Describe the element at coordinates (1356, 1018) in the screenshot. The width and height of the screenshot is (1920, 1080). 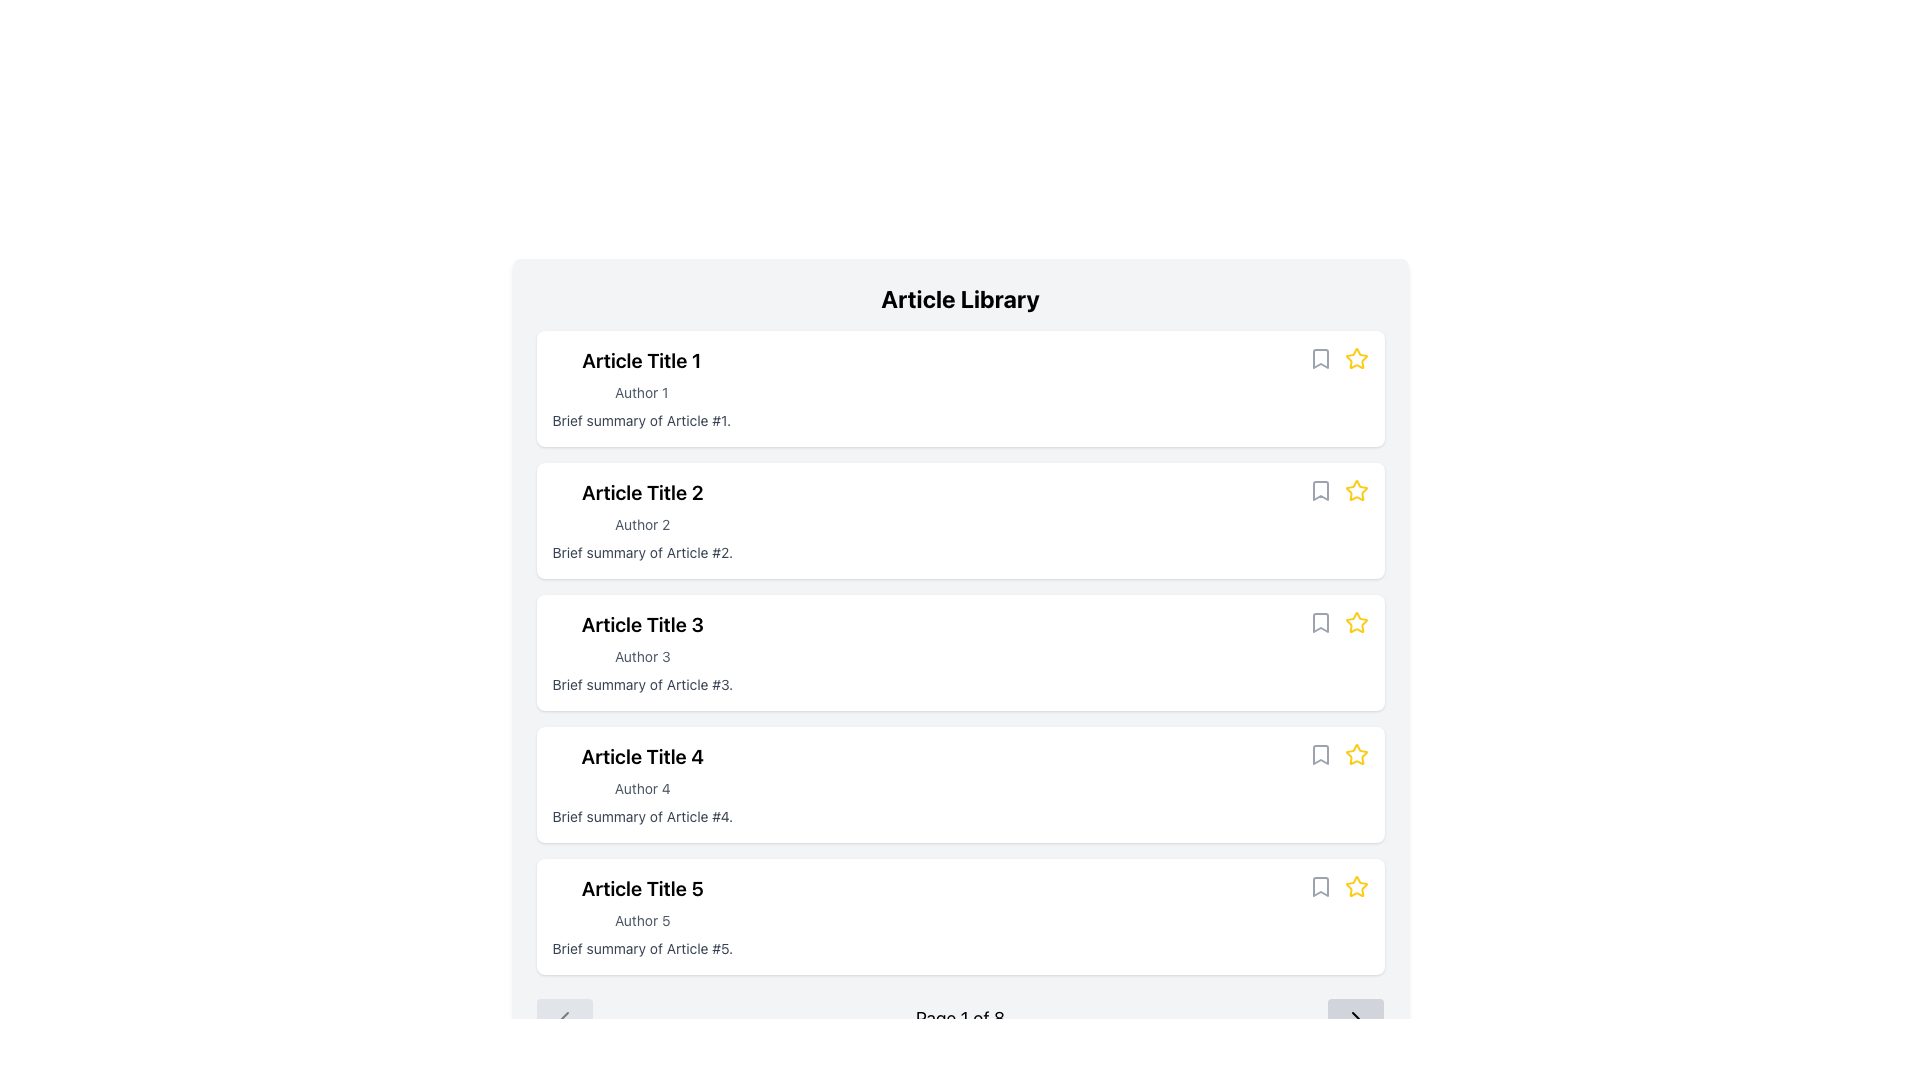
I see `the small right-pointing arrow icon button located in the bottom-right corner of the navigation section` at that location.